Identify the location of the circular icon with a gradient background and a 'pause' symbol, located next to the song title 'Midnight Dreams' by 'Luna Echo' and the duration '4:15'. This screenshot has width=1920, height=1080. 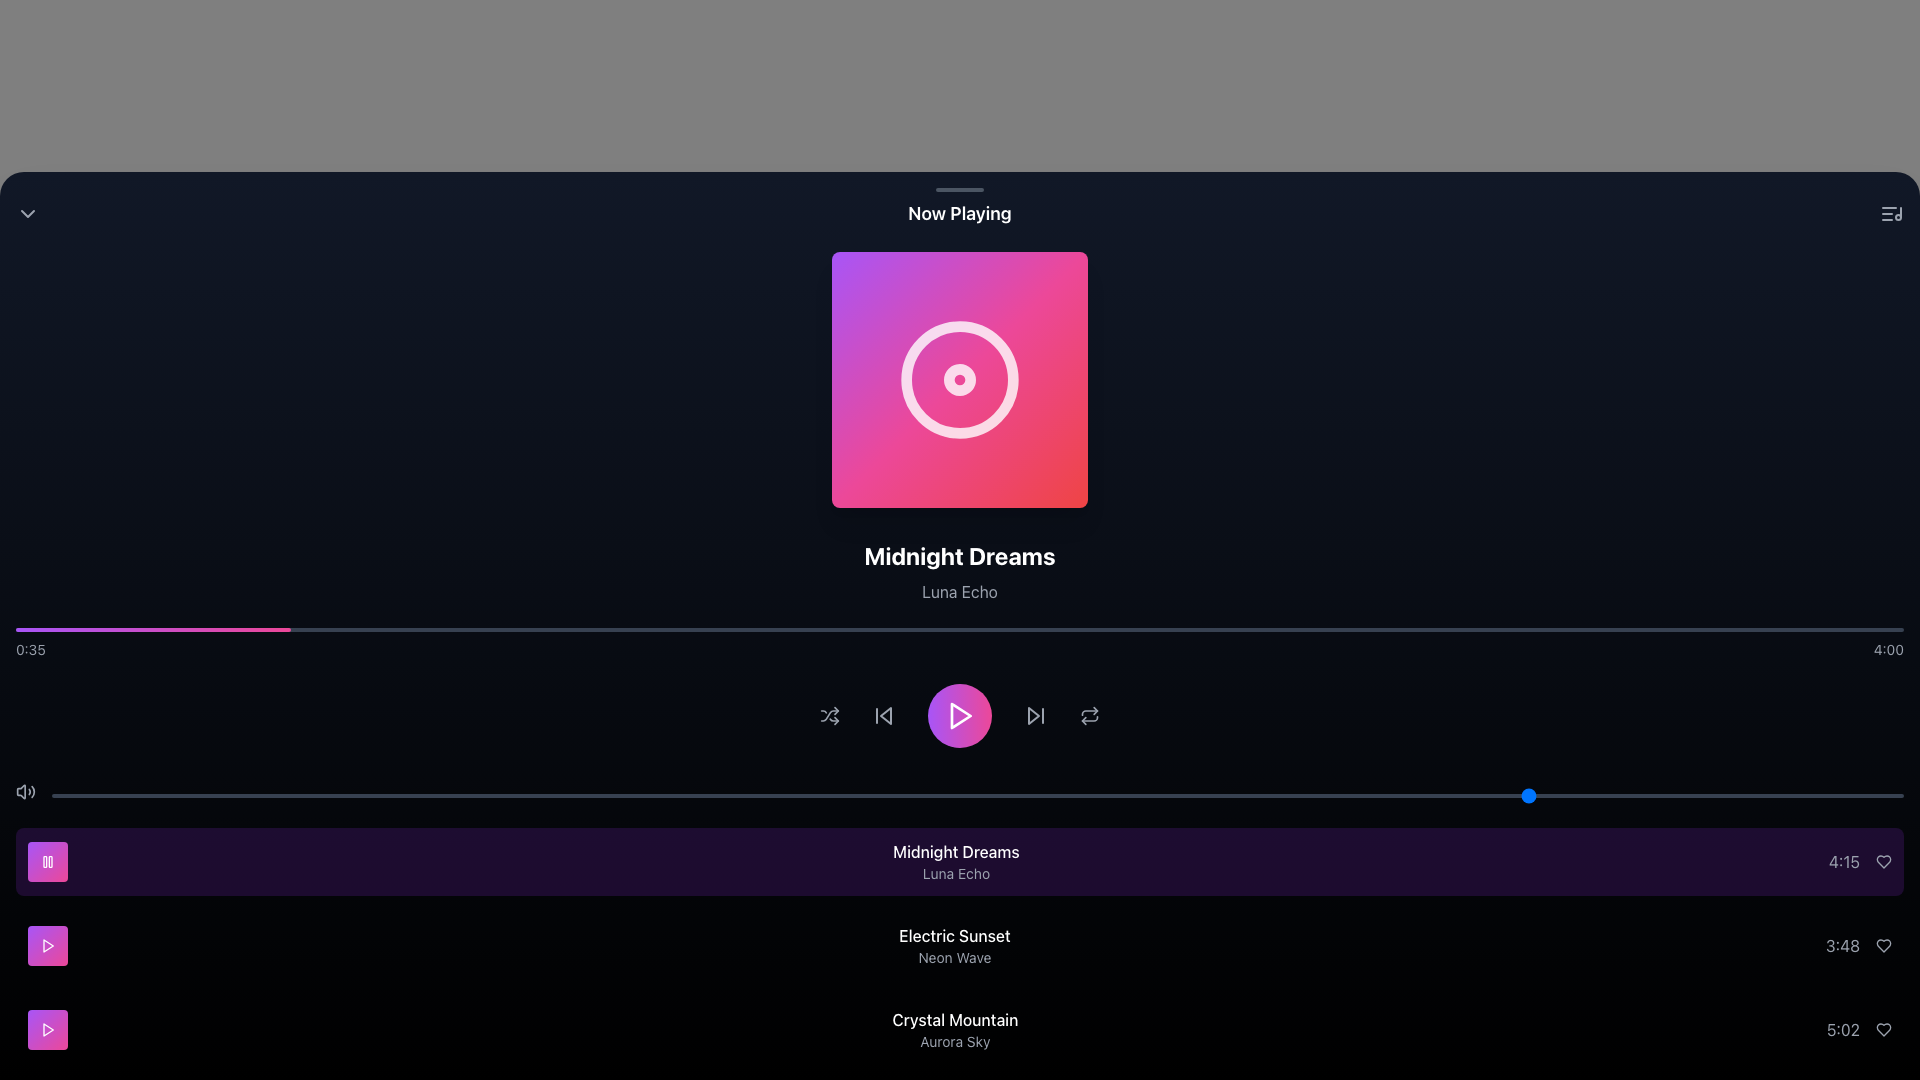
(48, 860).